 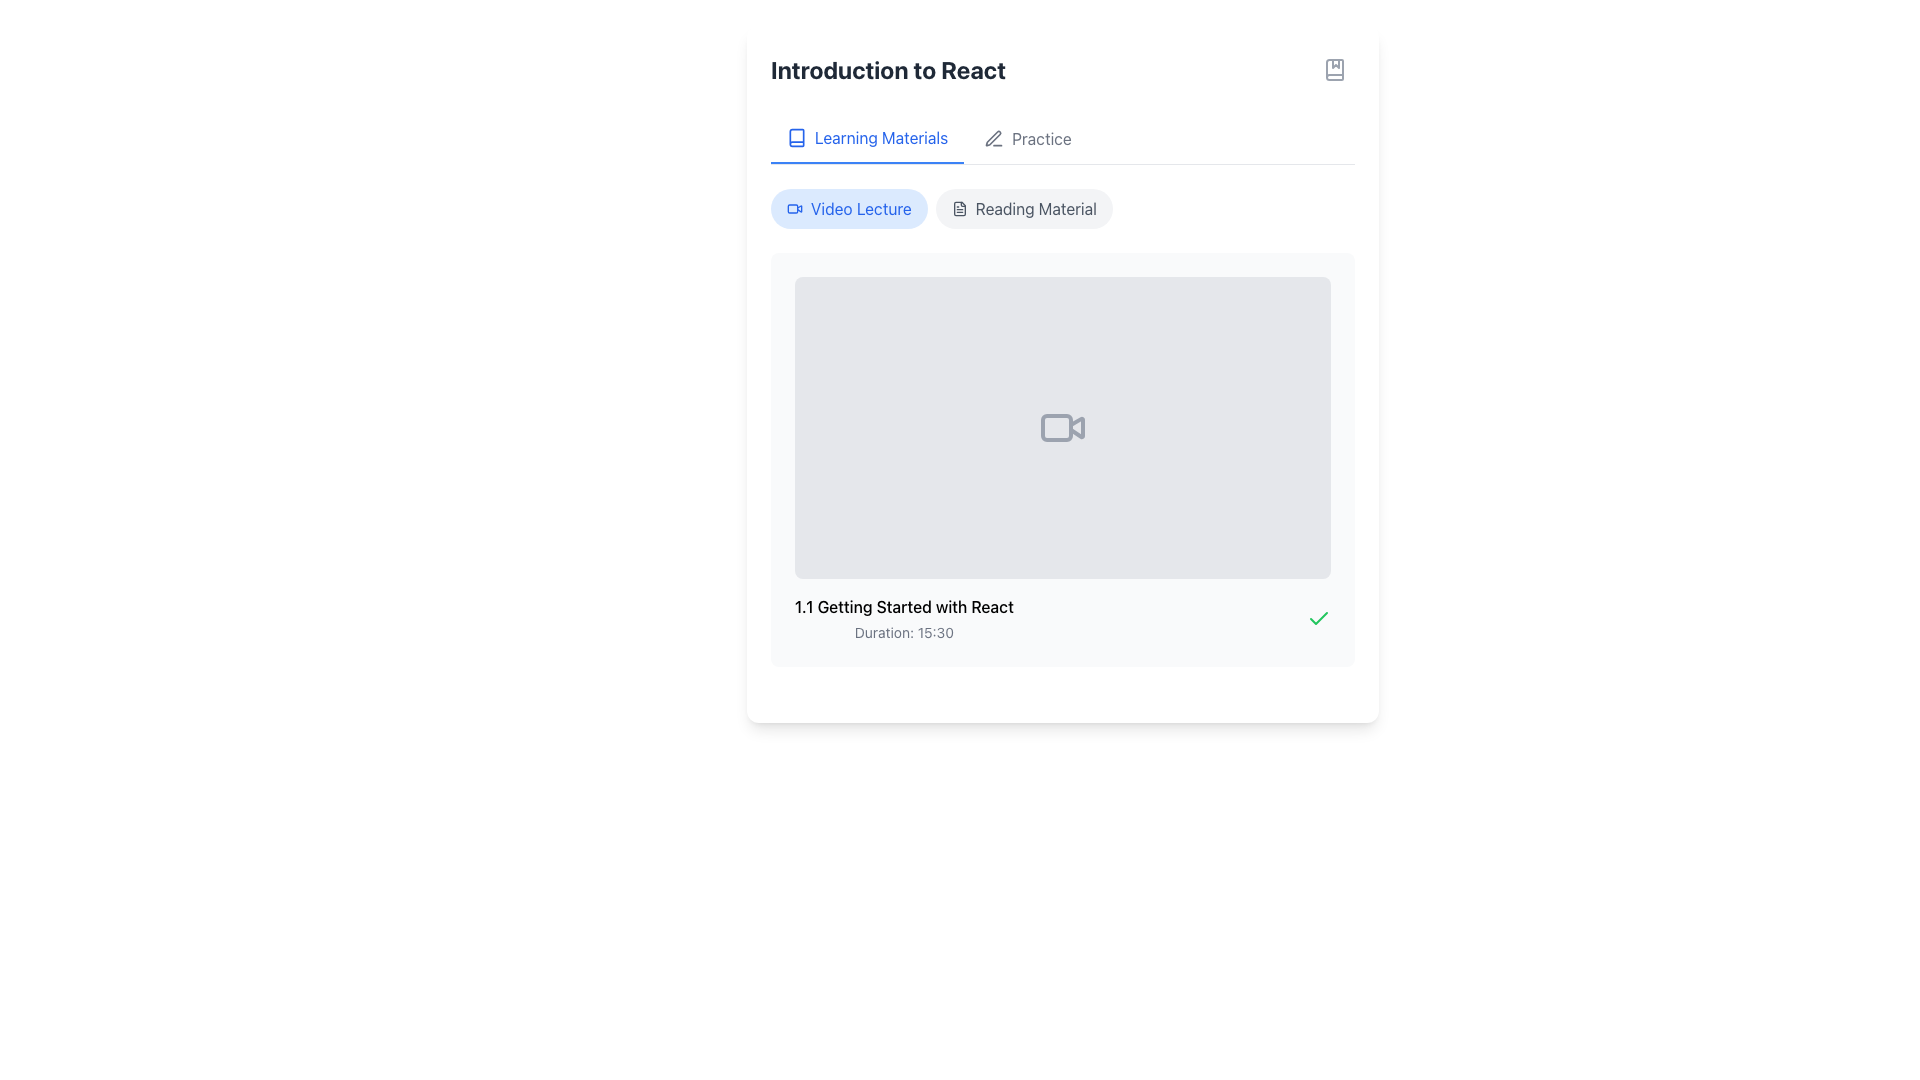 I want to click on the 'Practice' button located below the main heading in the horizontal row of navigation buttons, so click(x=1061, y=138).